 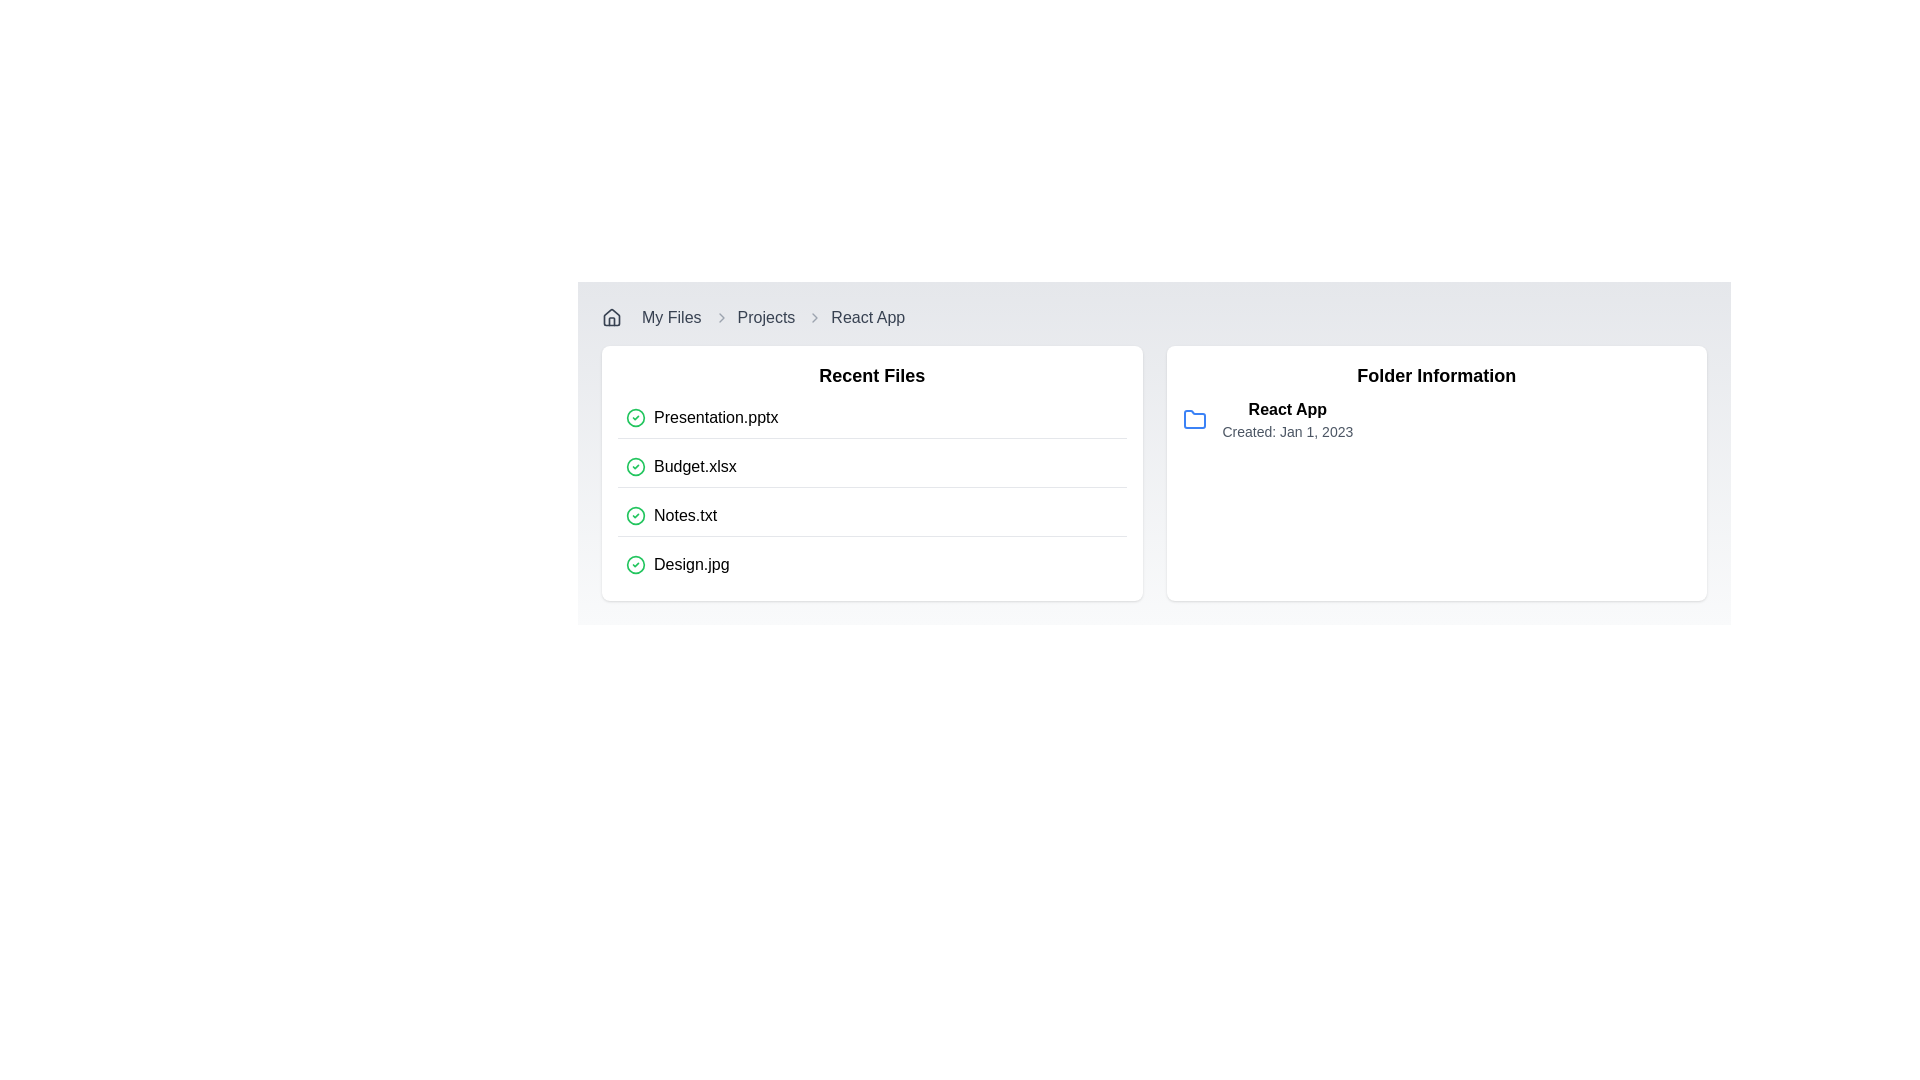 What do you see at coordinates (1194, 418) in the screenshot?
I see `the folder icon representing the 'React App' within the 'Folder Information' panel` at bounding box center [1194, 418].